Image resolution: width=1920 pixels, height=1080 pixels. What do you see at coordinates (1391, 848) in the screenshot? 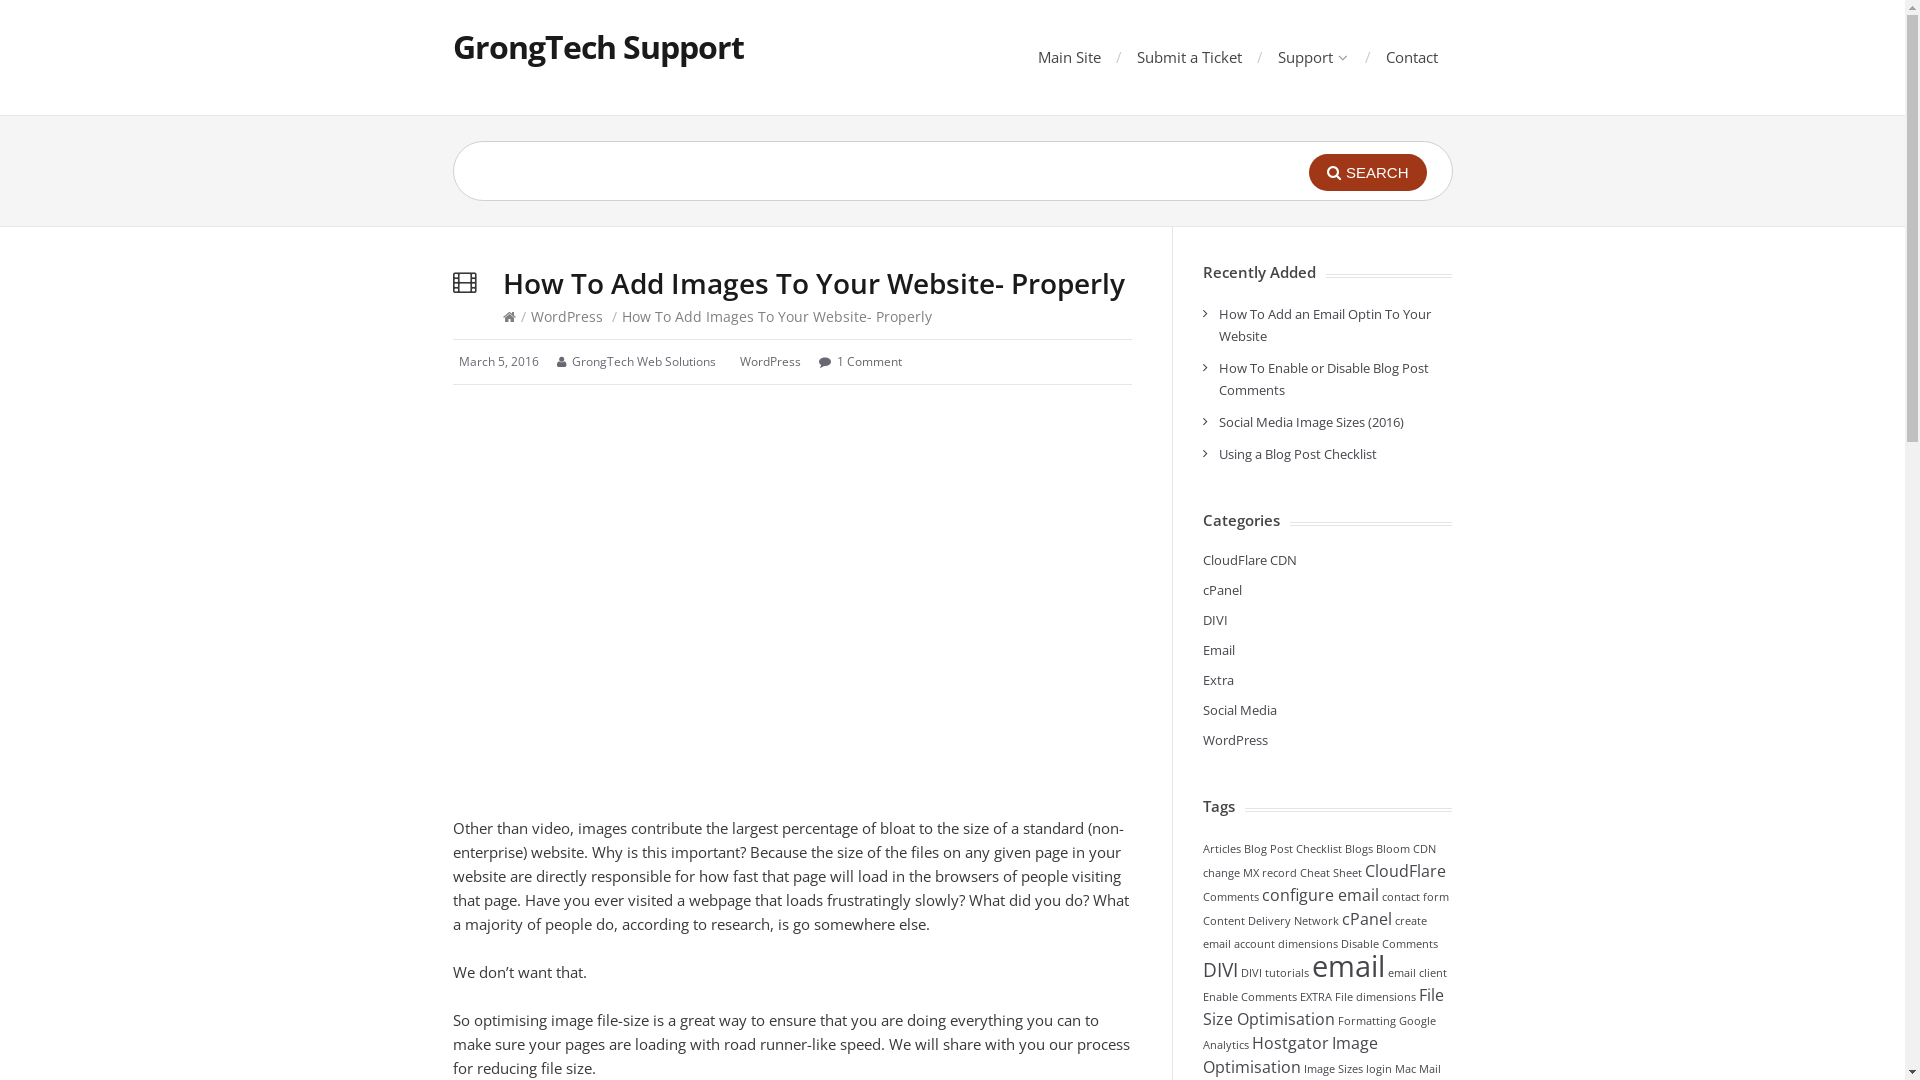
I see `'Bloom'` at bounding box center [1391, 848].